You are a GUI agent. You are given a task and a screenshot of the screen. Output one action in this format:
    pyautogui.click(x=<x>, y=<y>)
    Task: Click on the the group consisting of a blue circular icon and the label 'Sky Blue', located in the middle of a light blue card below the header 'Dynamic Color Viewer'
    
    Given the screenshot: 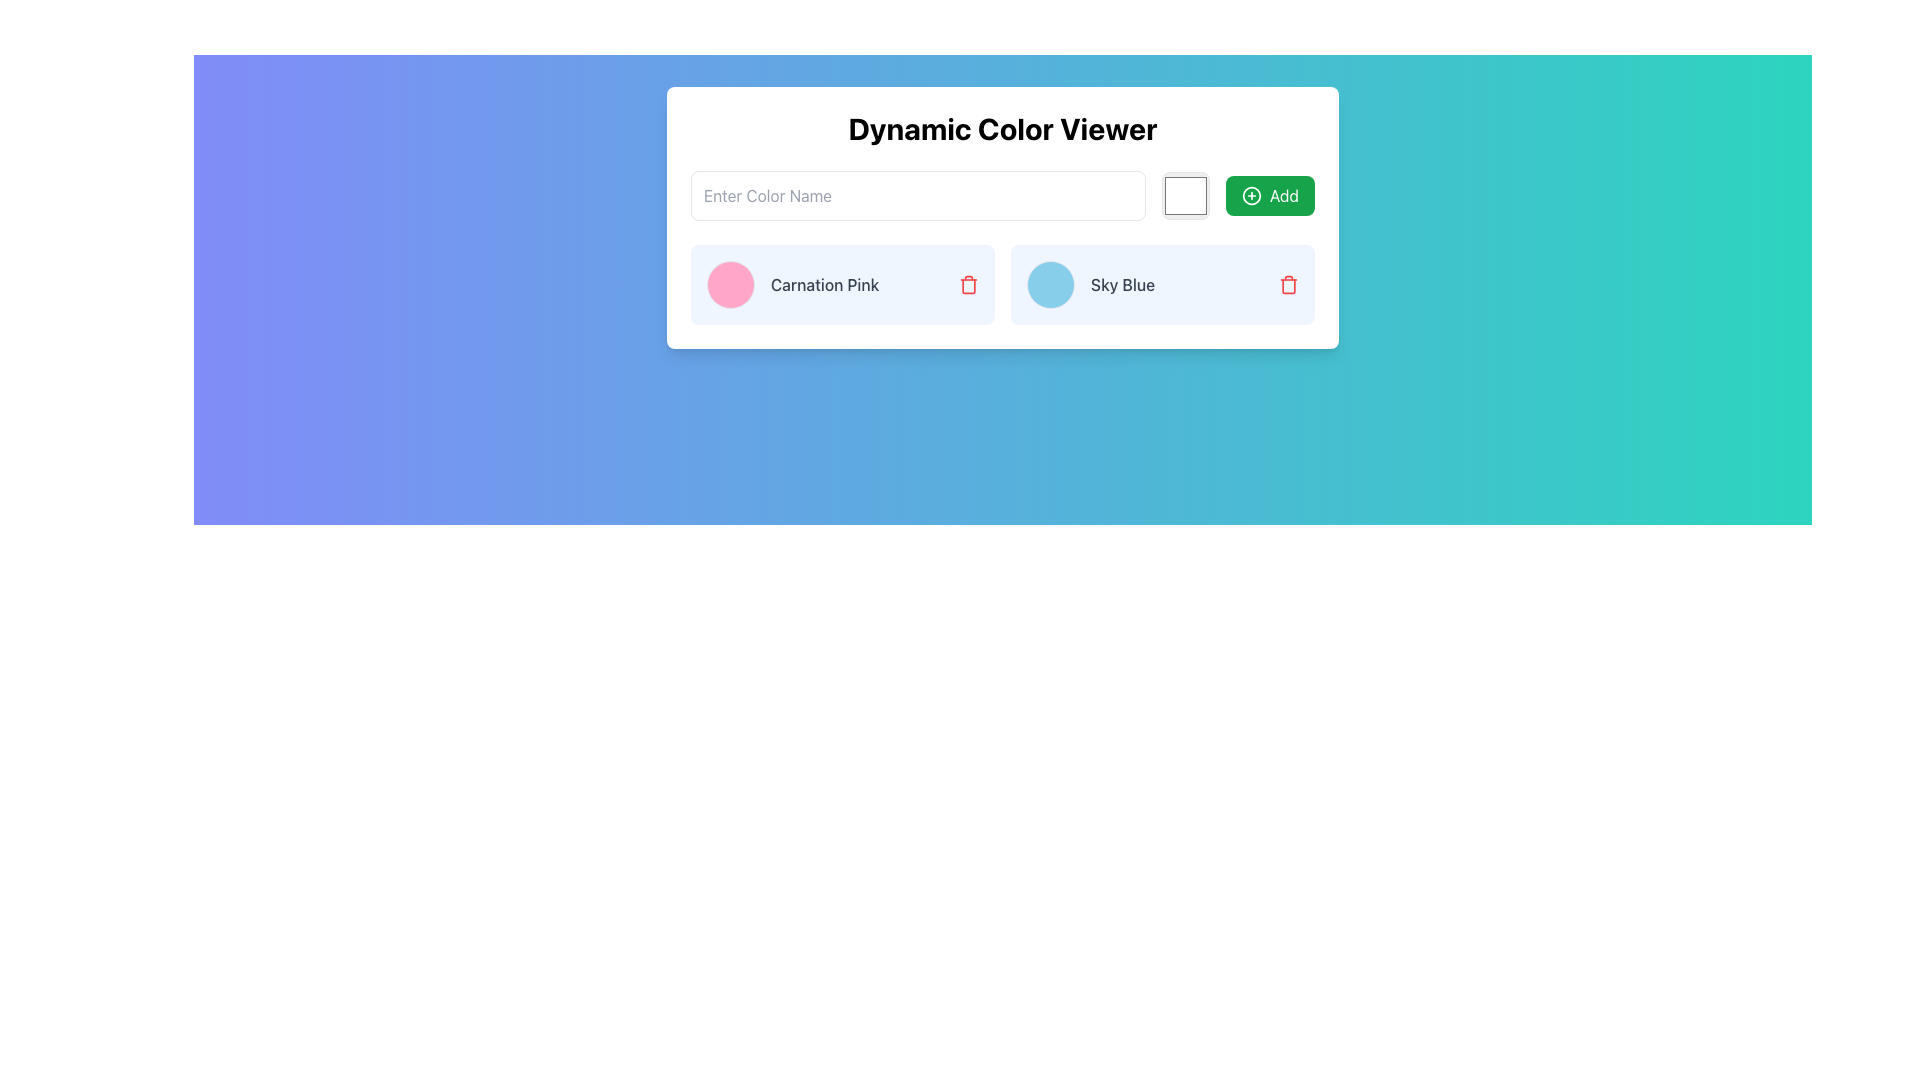 What is the action you would take?
    pyautogui.click(x=1090, y=285)
    